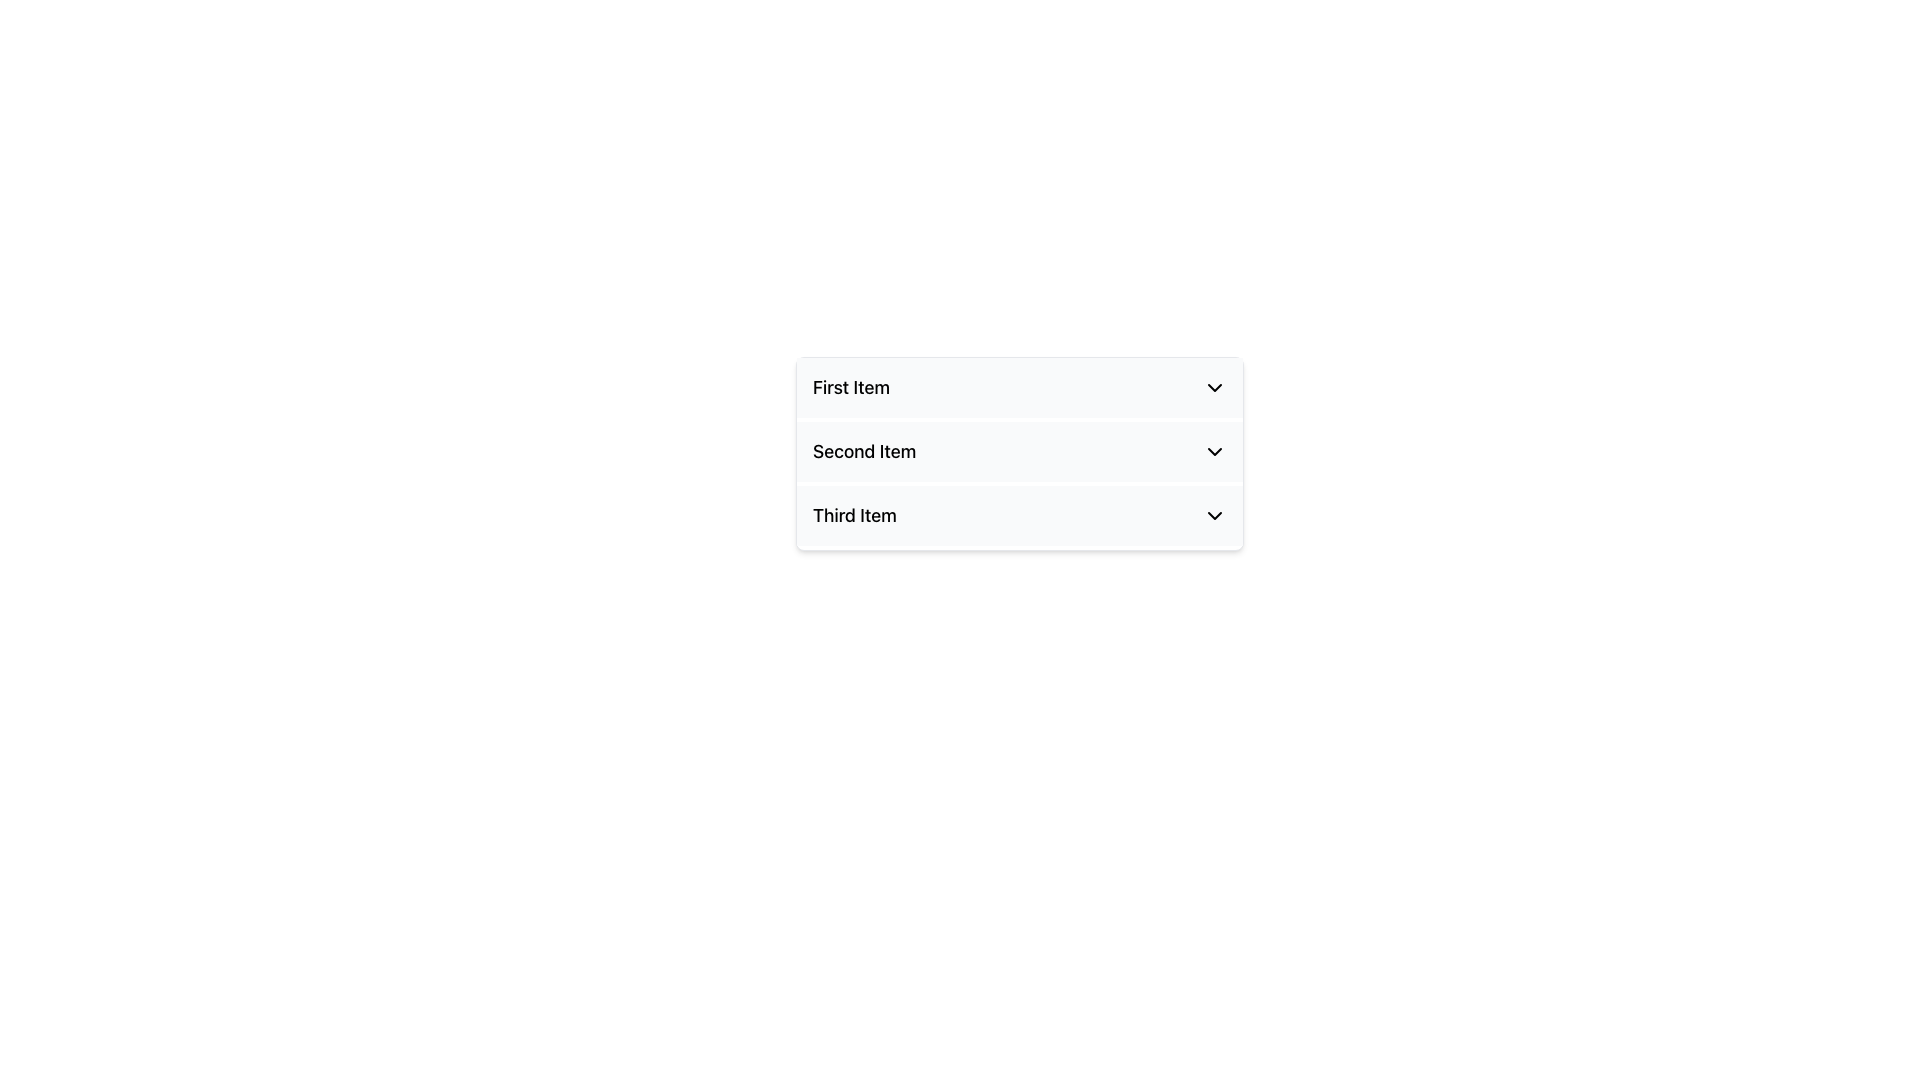 This screenshot has width=1920, height=1080. Describe the element at coordinates (1213, 451) in the screenshot. I see `the chevron icon located at the far right of the 'Second Item' list` at that location.